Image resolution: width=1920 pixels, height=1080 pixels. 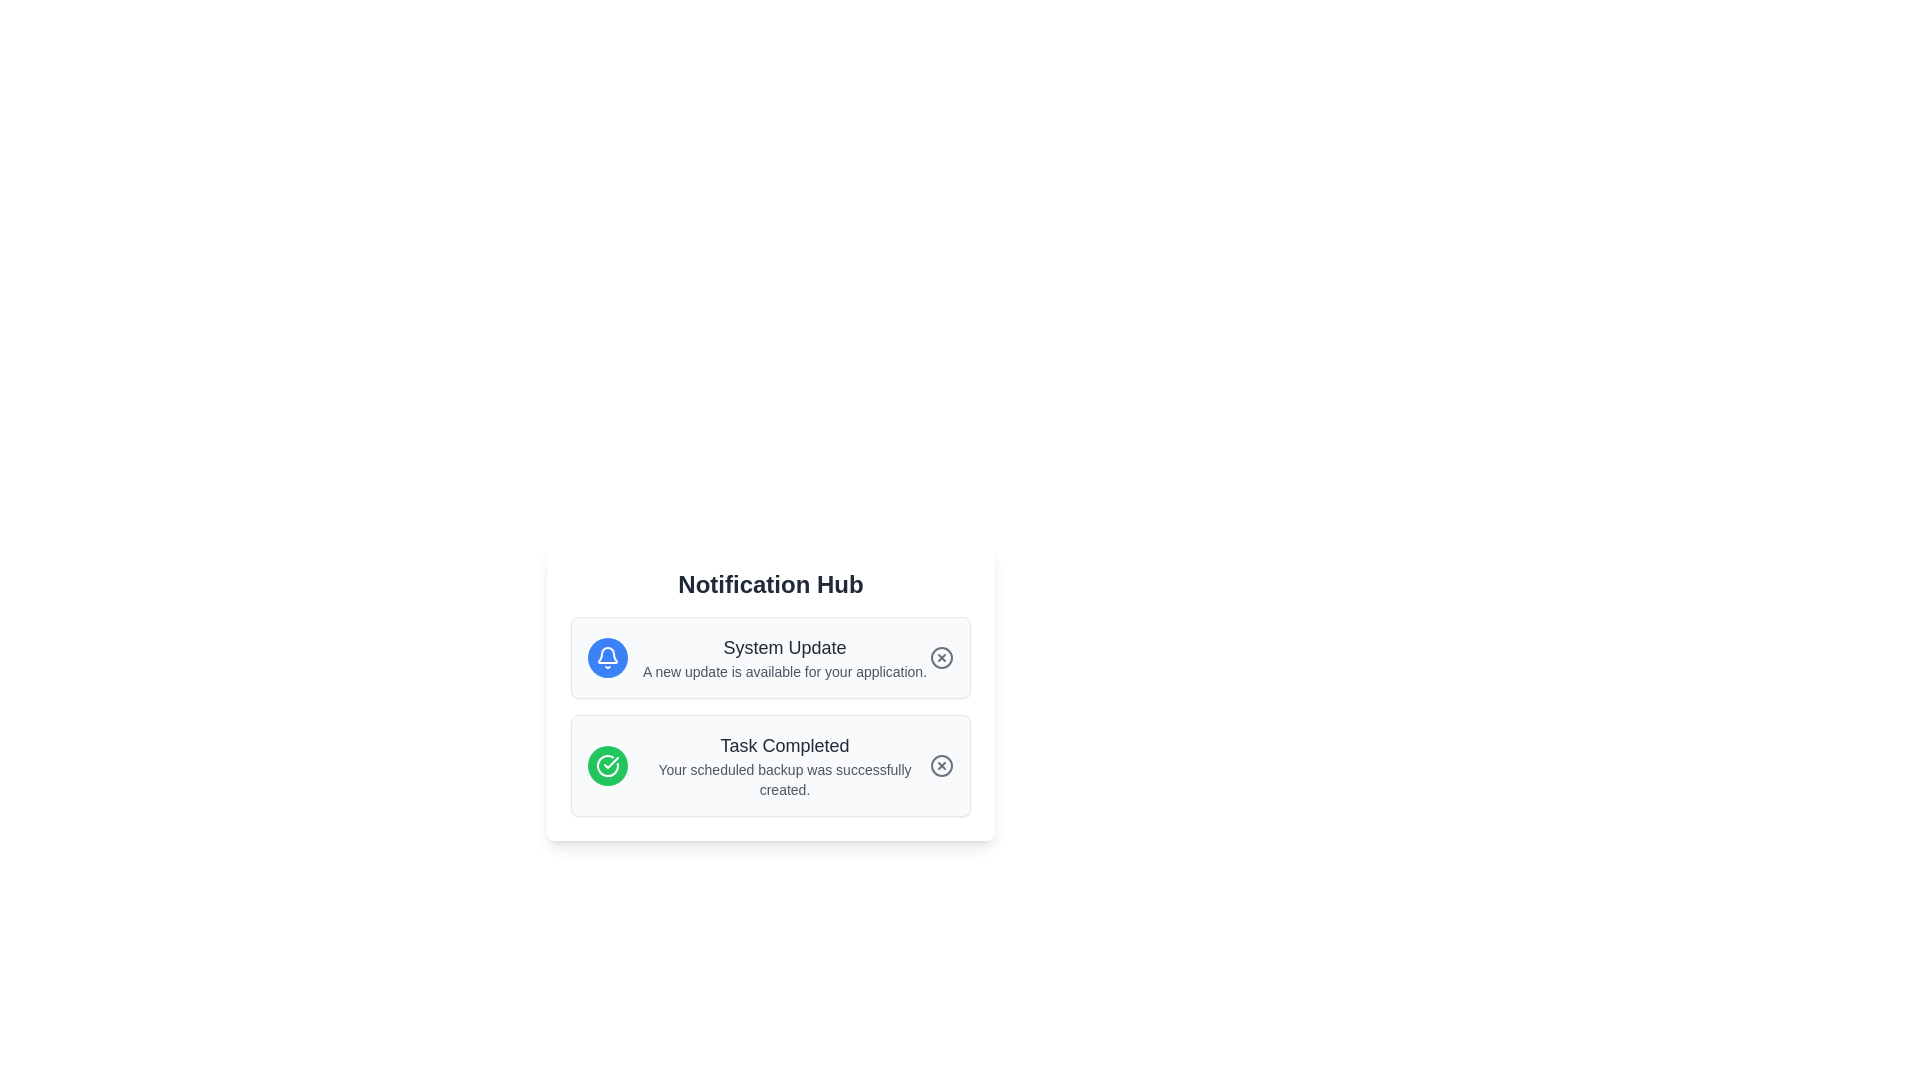 I want to click on the circular green icon with a white checkmark indicating completion, located at the top left corner of the 'Task Completed' notification card, so click(x=607, y=765).